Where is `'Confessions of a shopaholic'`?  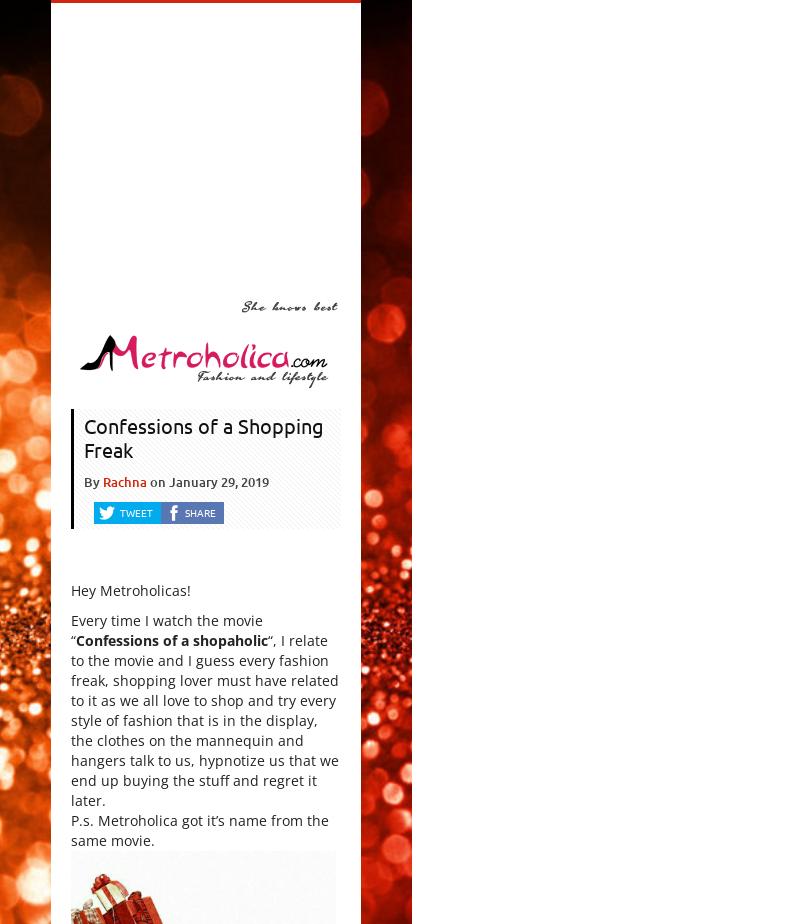 'Confessions of a shopaholic' is located at coordinates (172, 640).